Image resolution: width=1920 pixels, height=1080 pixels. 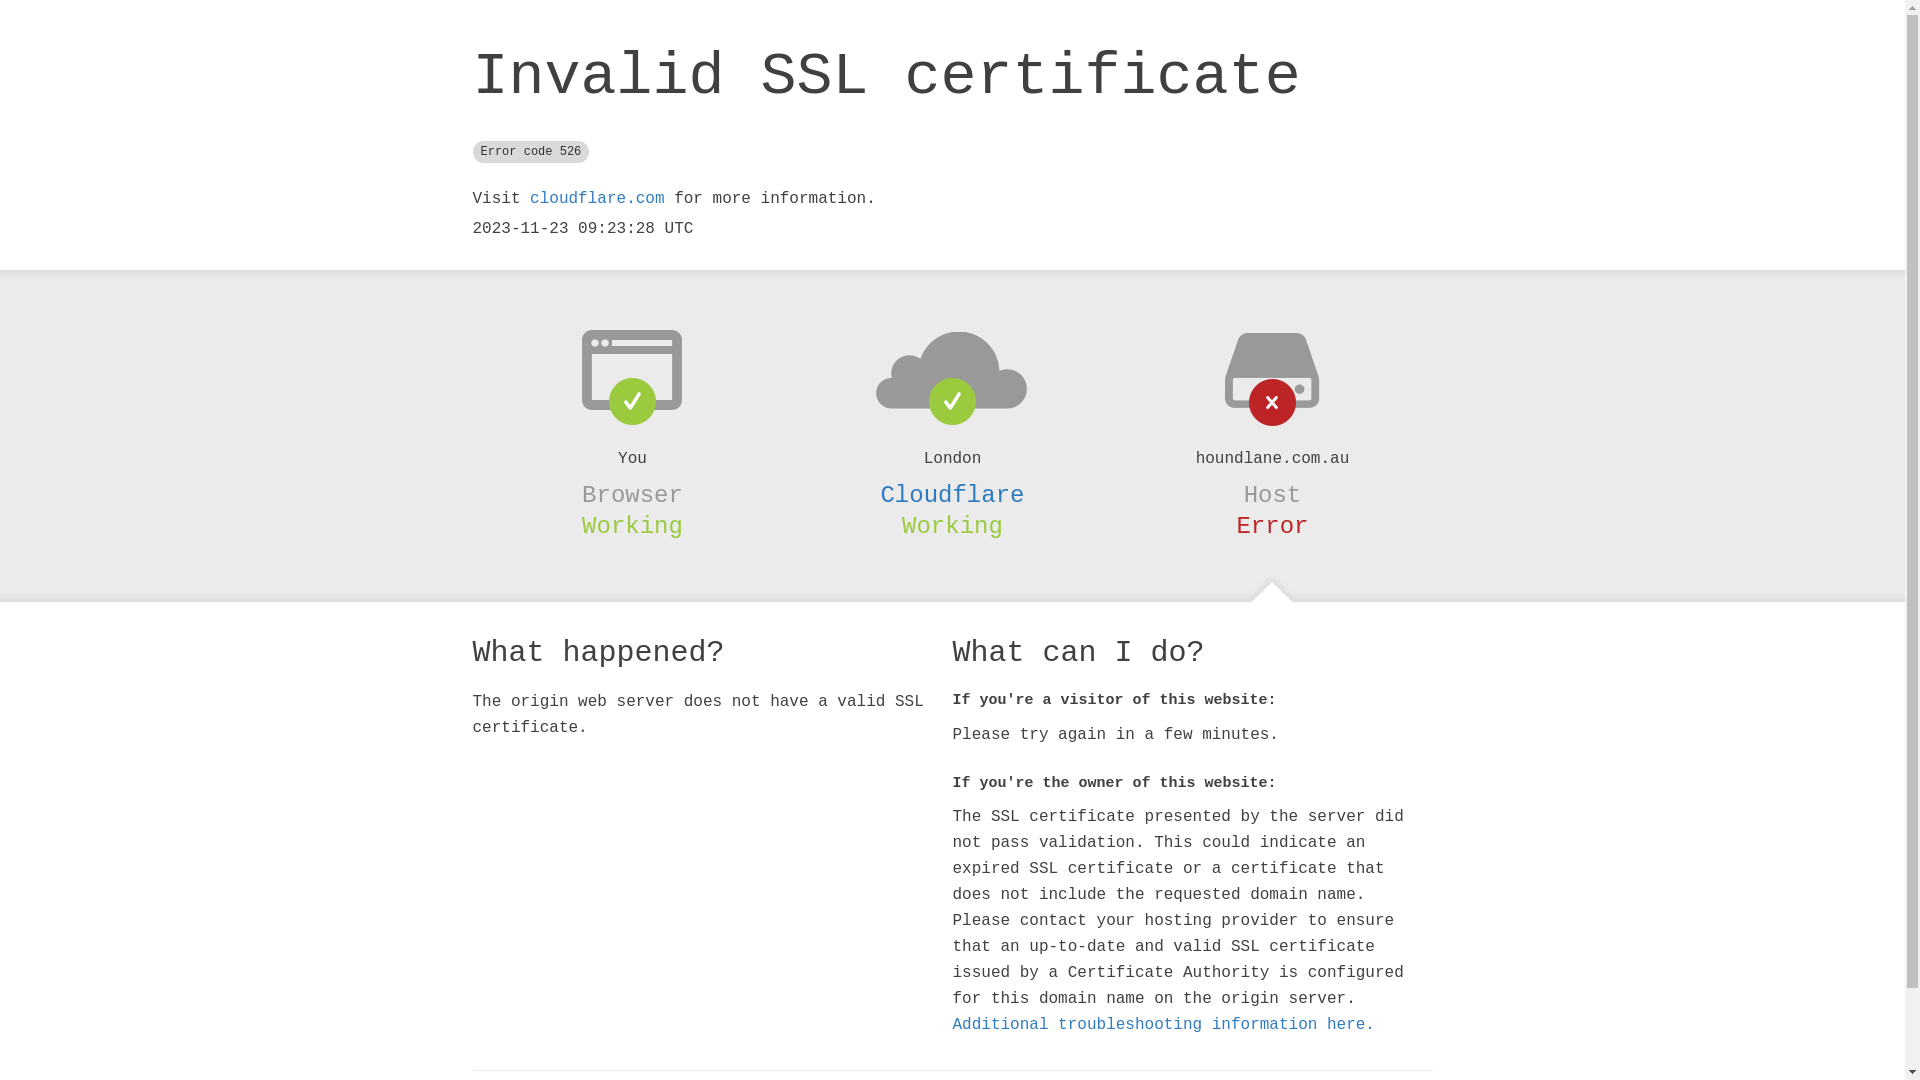 I want to click on 'cloudflare.com', so click(x=595, y=199).